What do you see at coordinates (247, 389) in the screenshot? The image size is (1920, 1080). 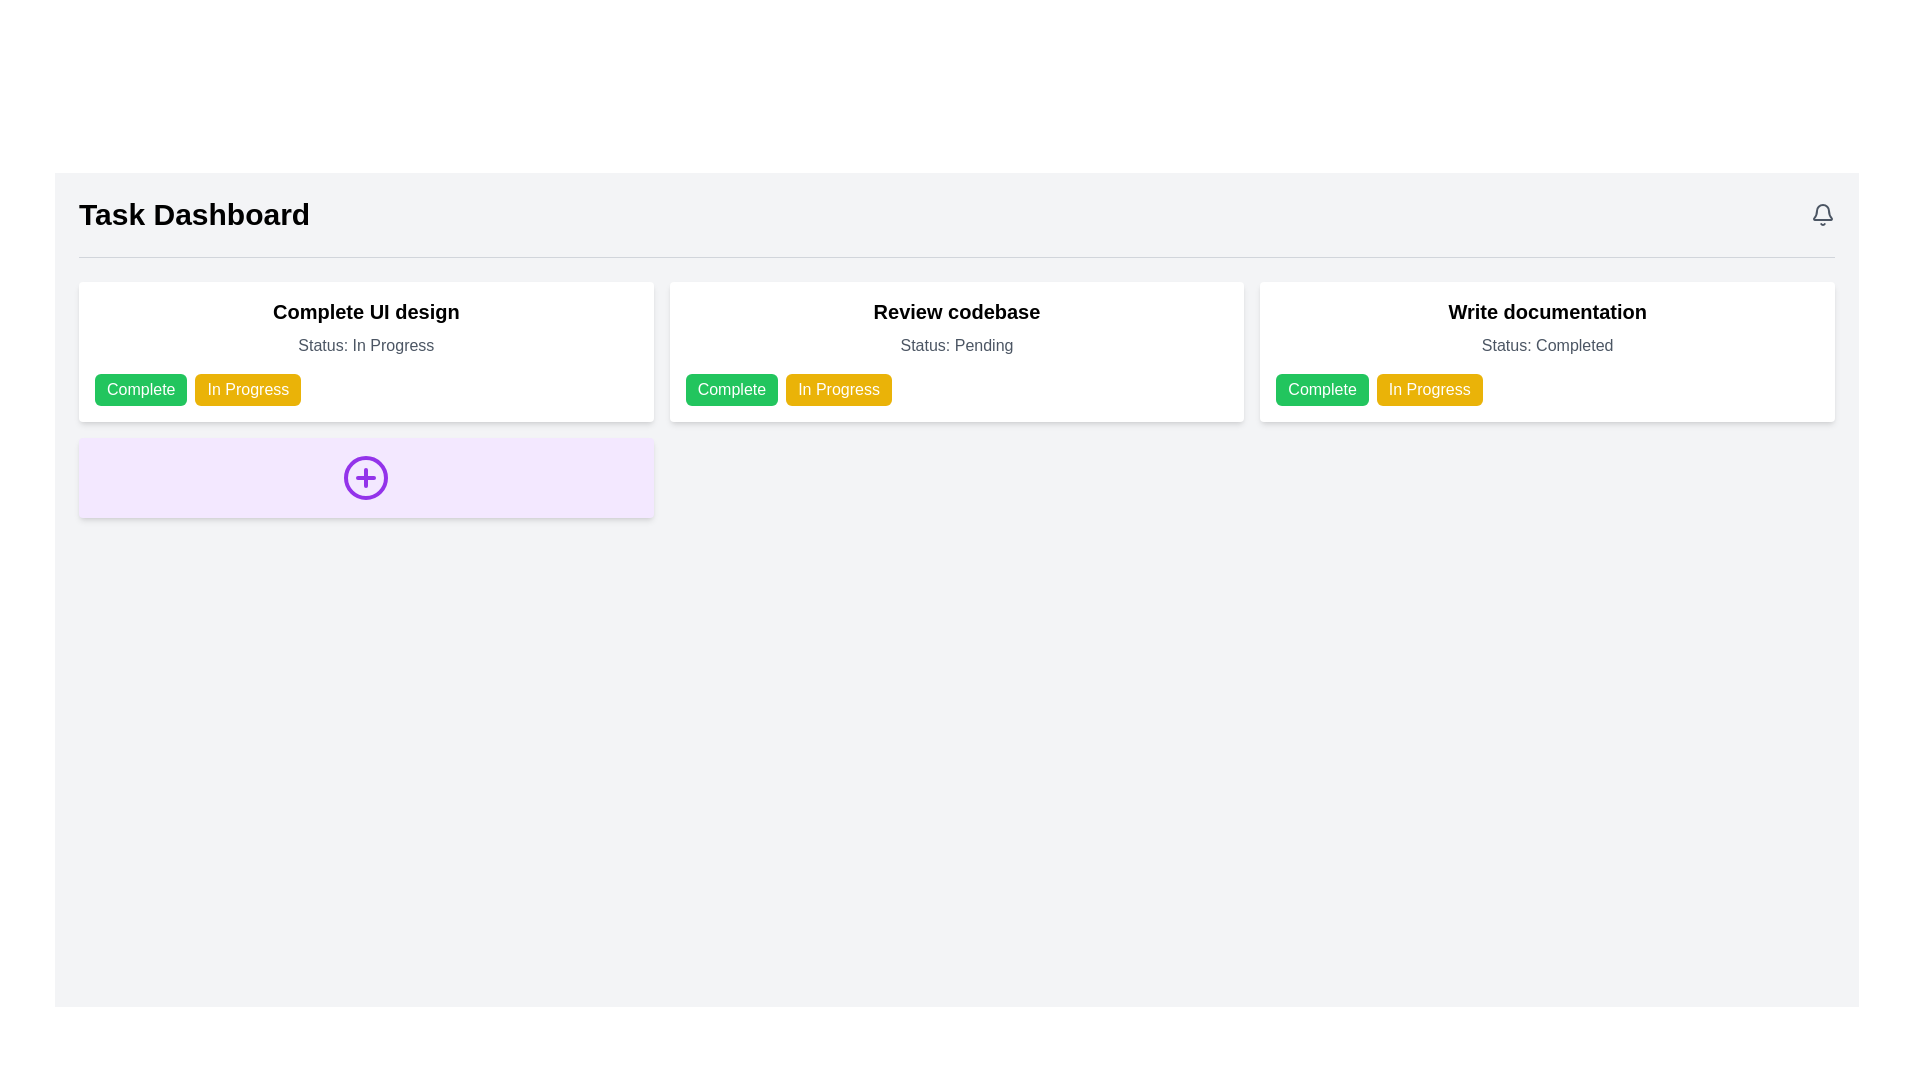 I see `the 'In Progress' button located to the right of the 'Complete' button in the 'Complete UI design' section` at bounding box center [247, 389].